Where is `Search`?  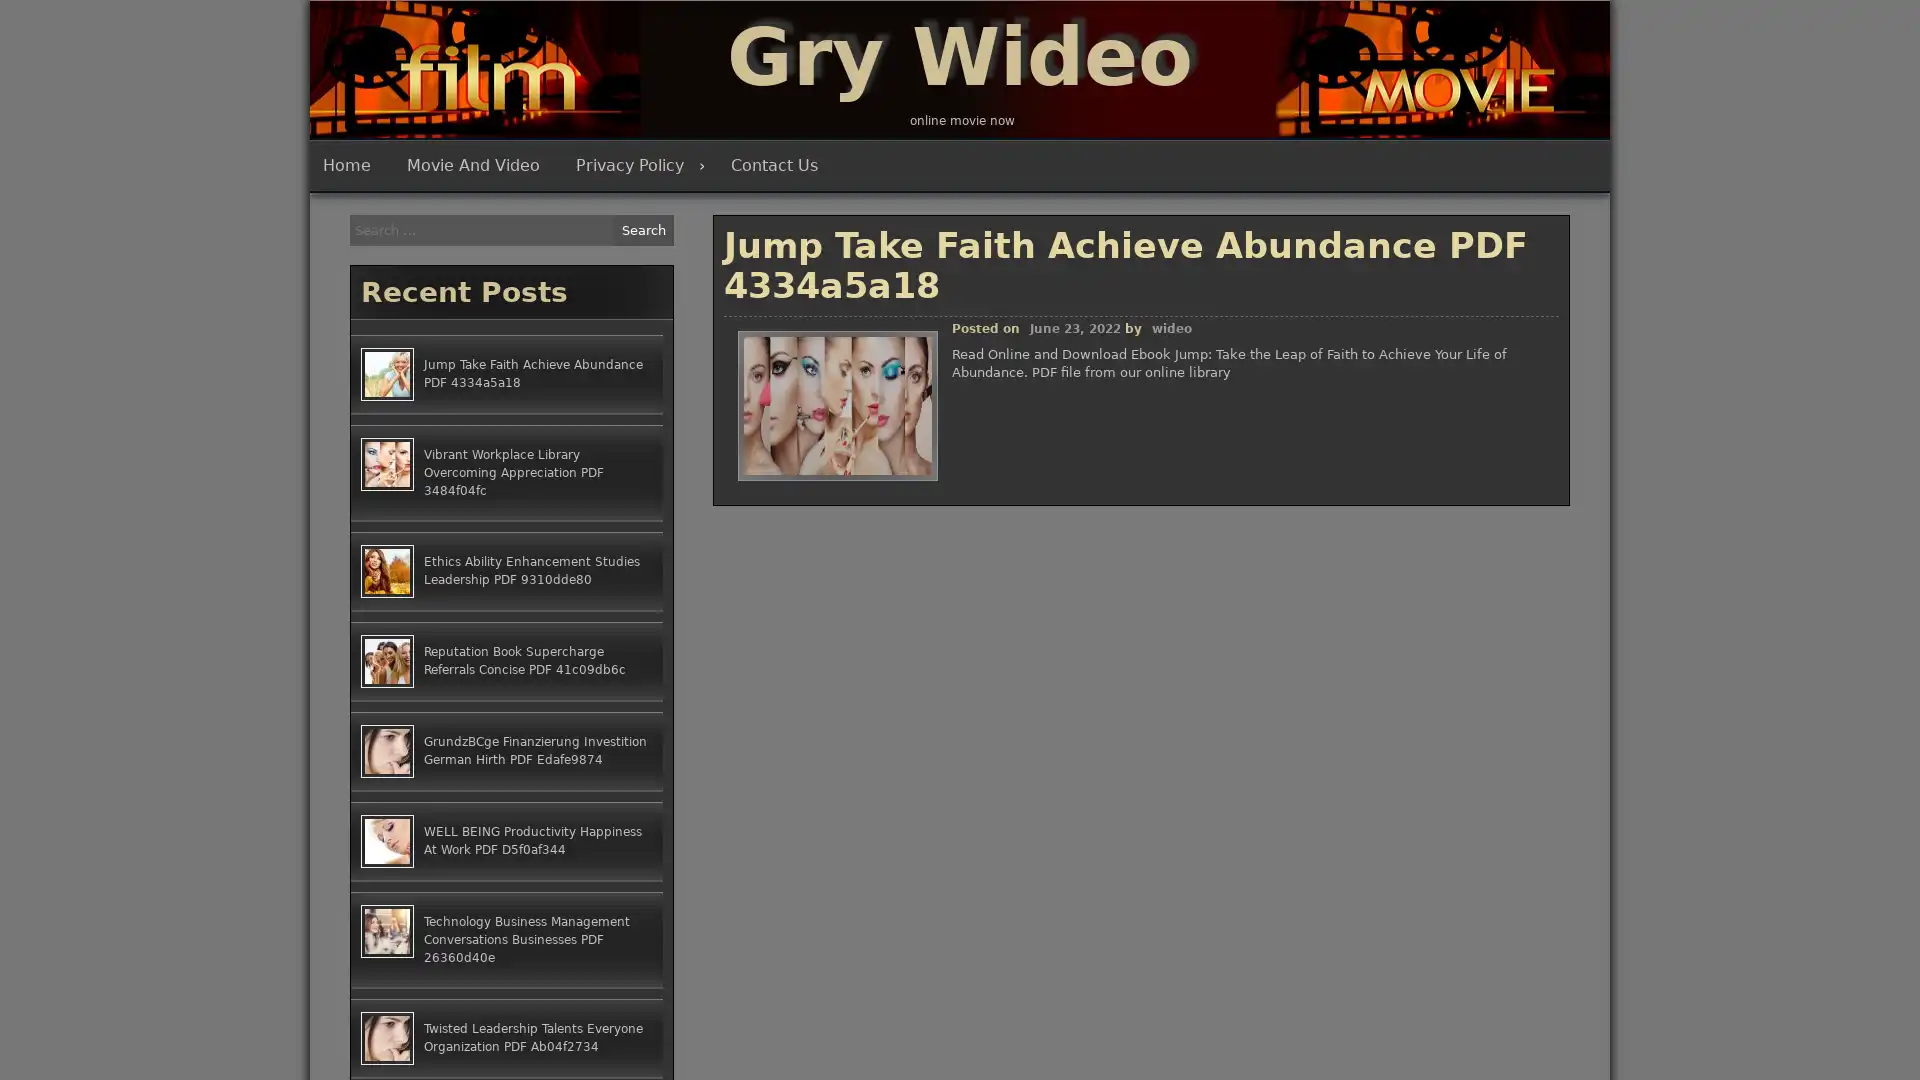 Search is located at coordinates (643, 229).